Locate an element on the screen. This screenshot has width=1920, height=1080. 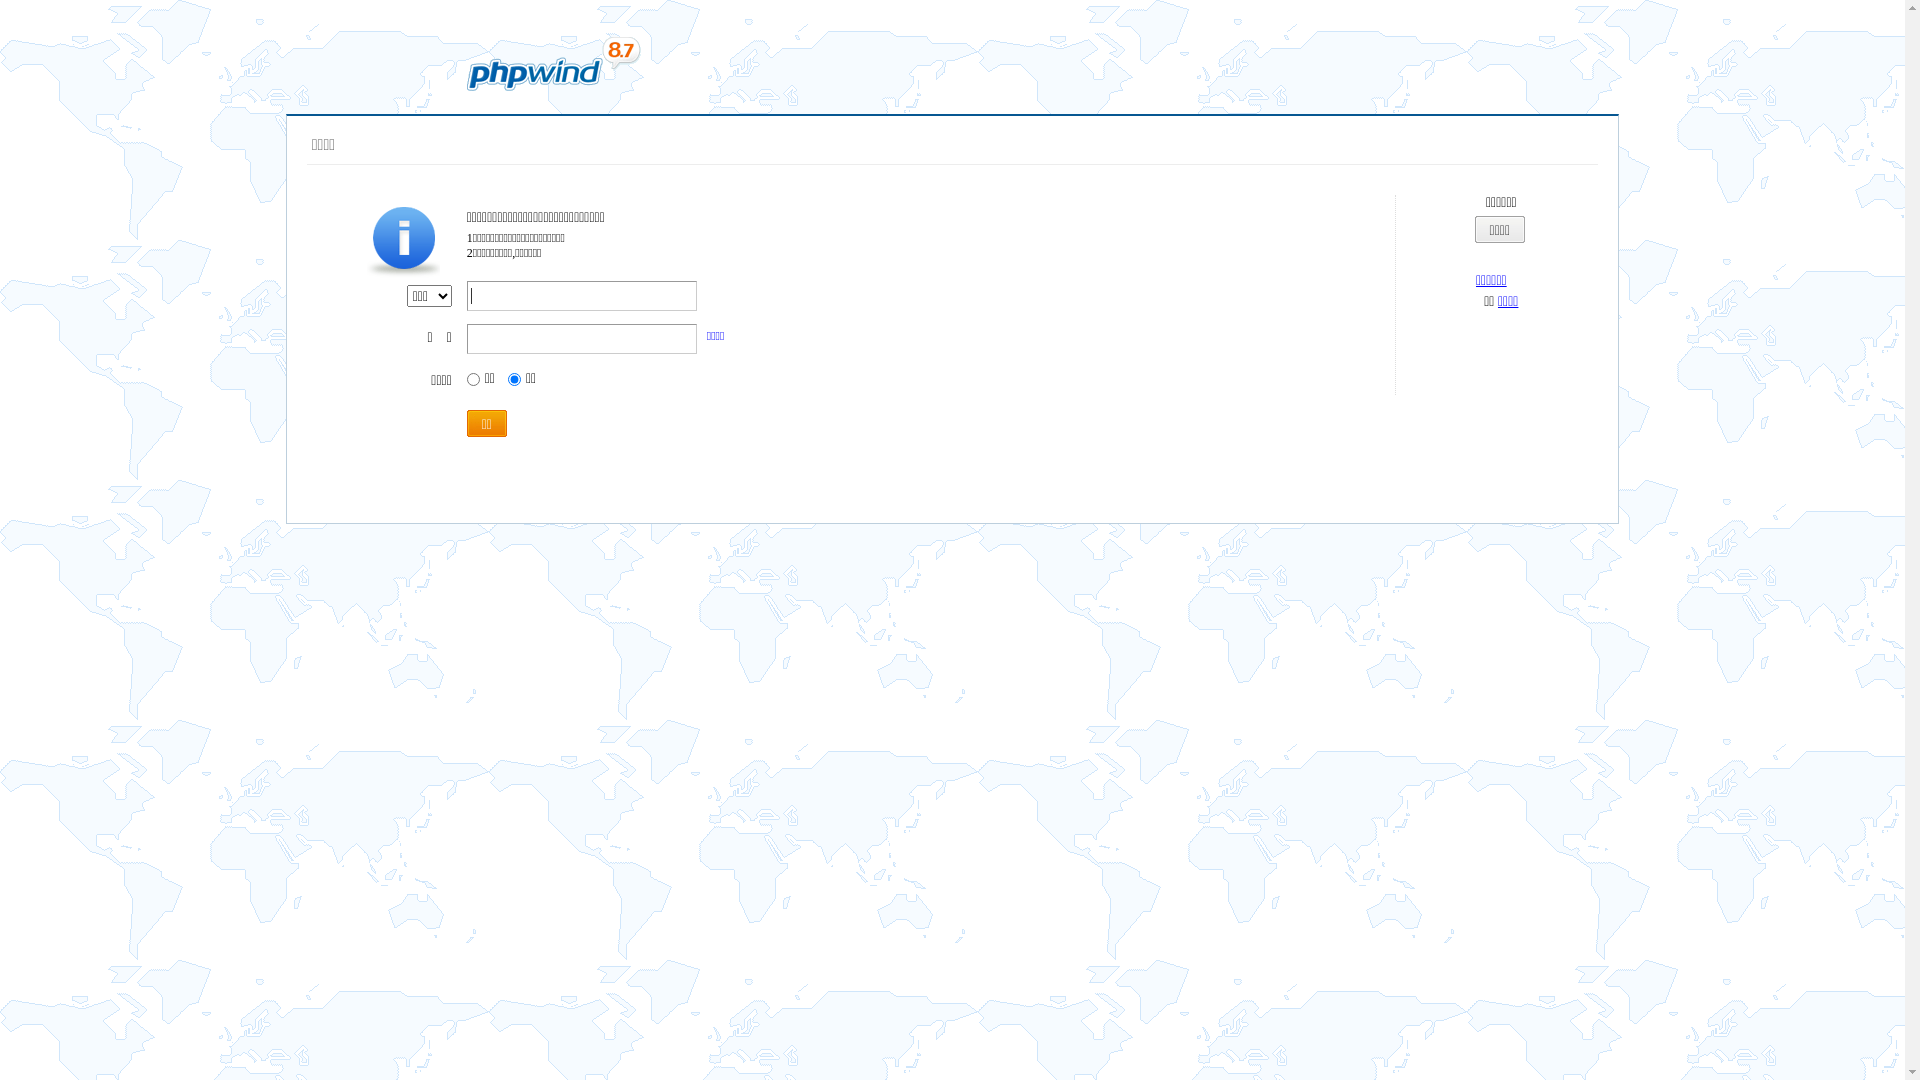
'phpwind' is located at coordinates (552, 63).